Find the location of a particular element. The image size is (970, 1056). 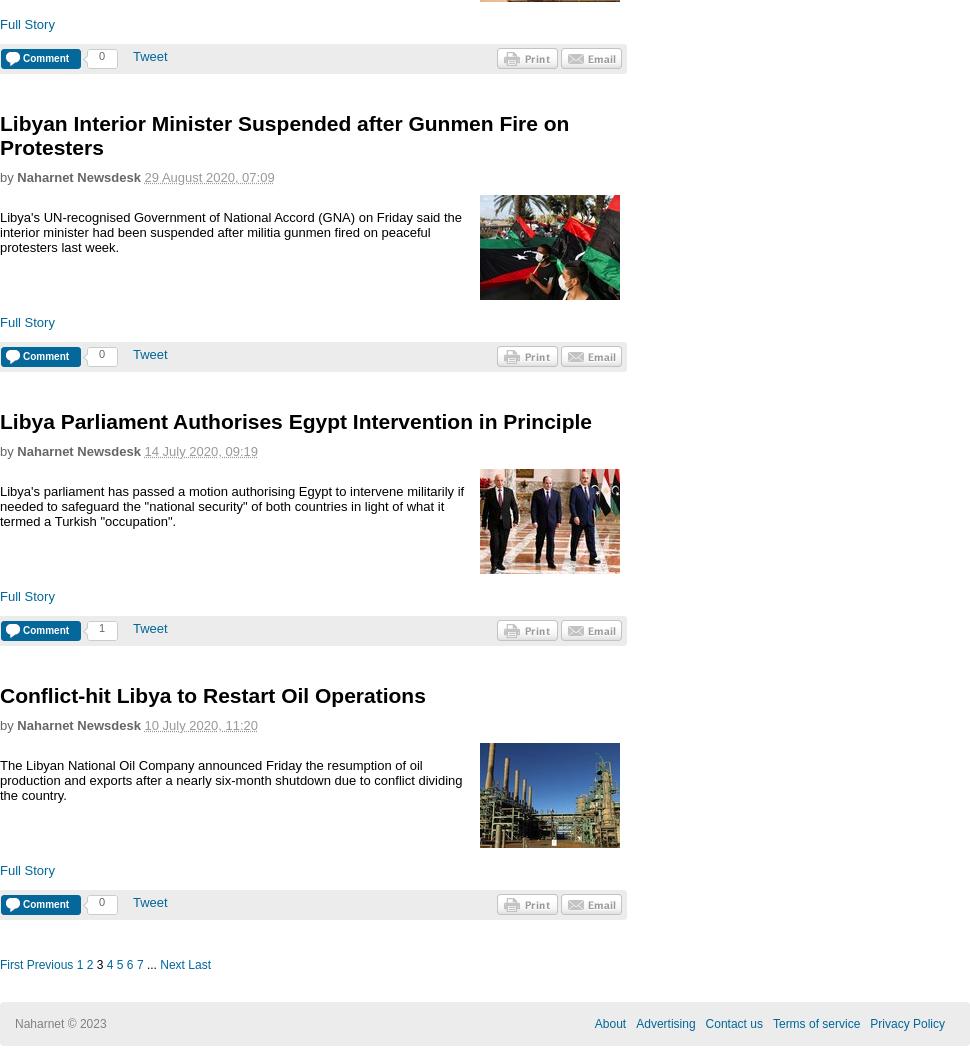

'6' is located at coordinates (126, 964).